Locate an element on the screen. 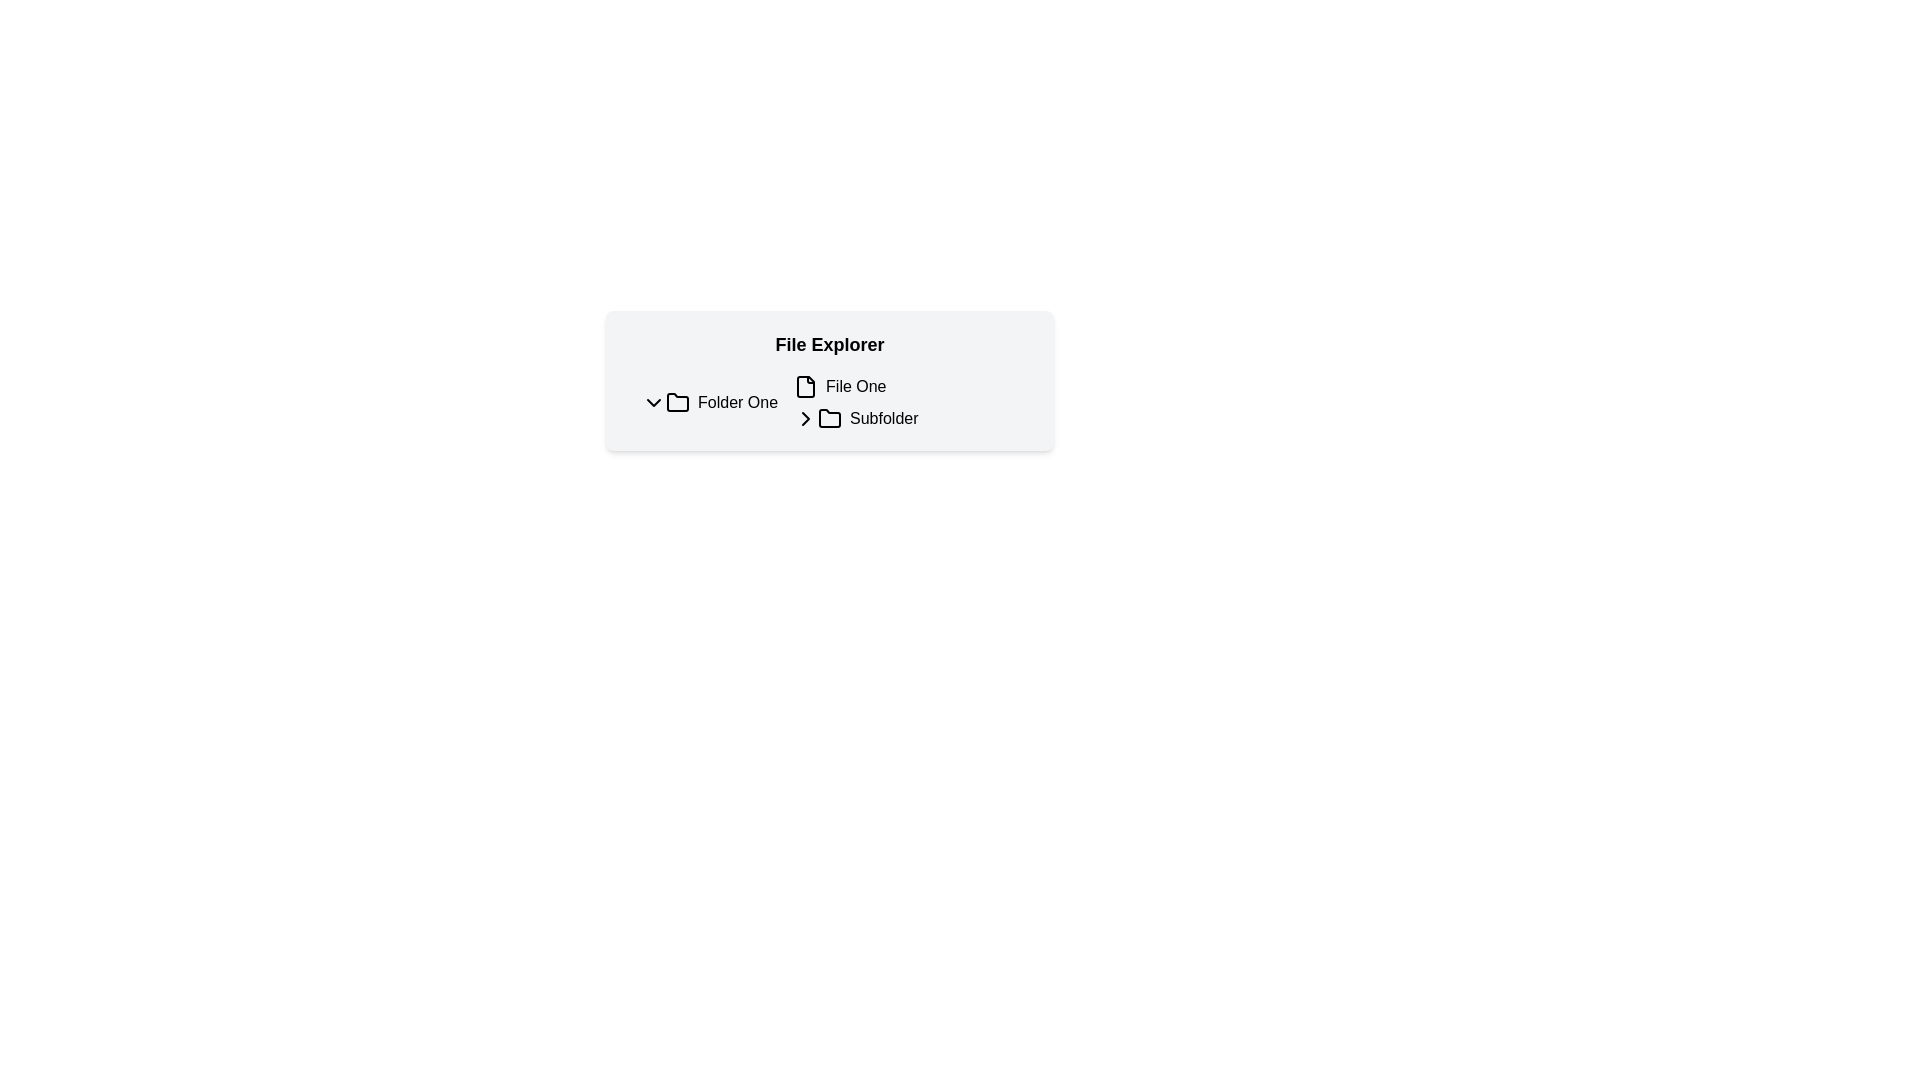  the third text label that identifies the subfolder in the horizontal arrangement of elements is located at coordinates (882, 418).